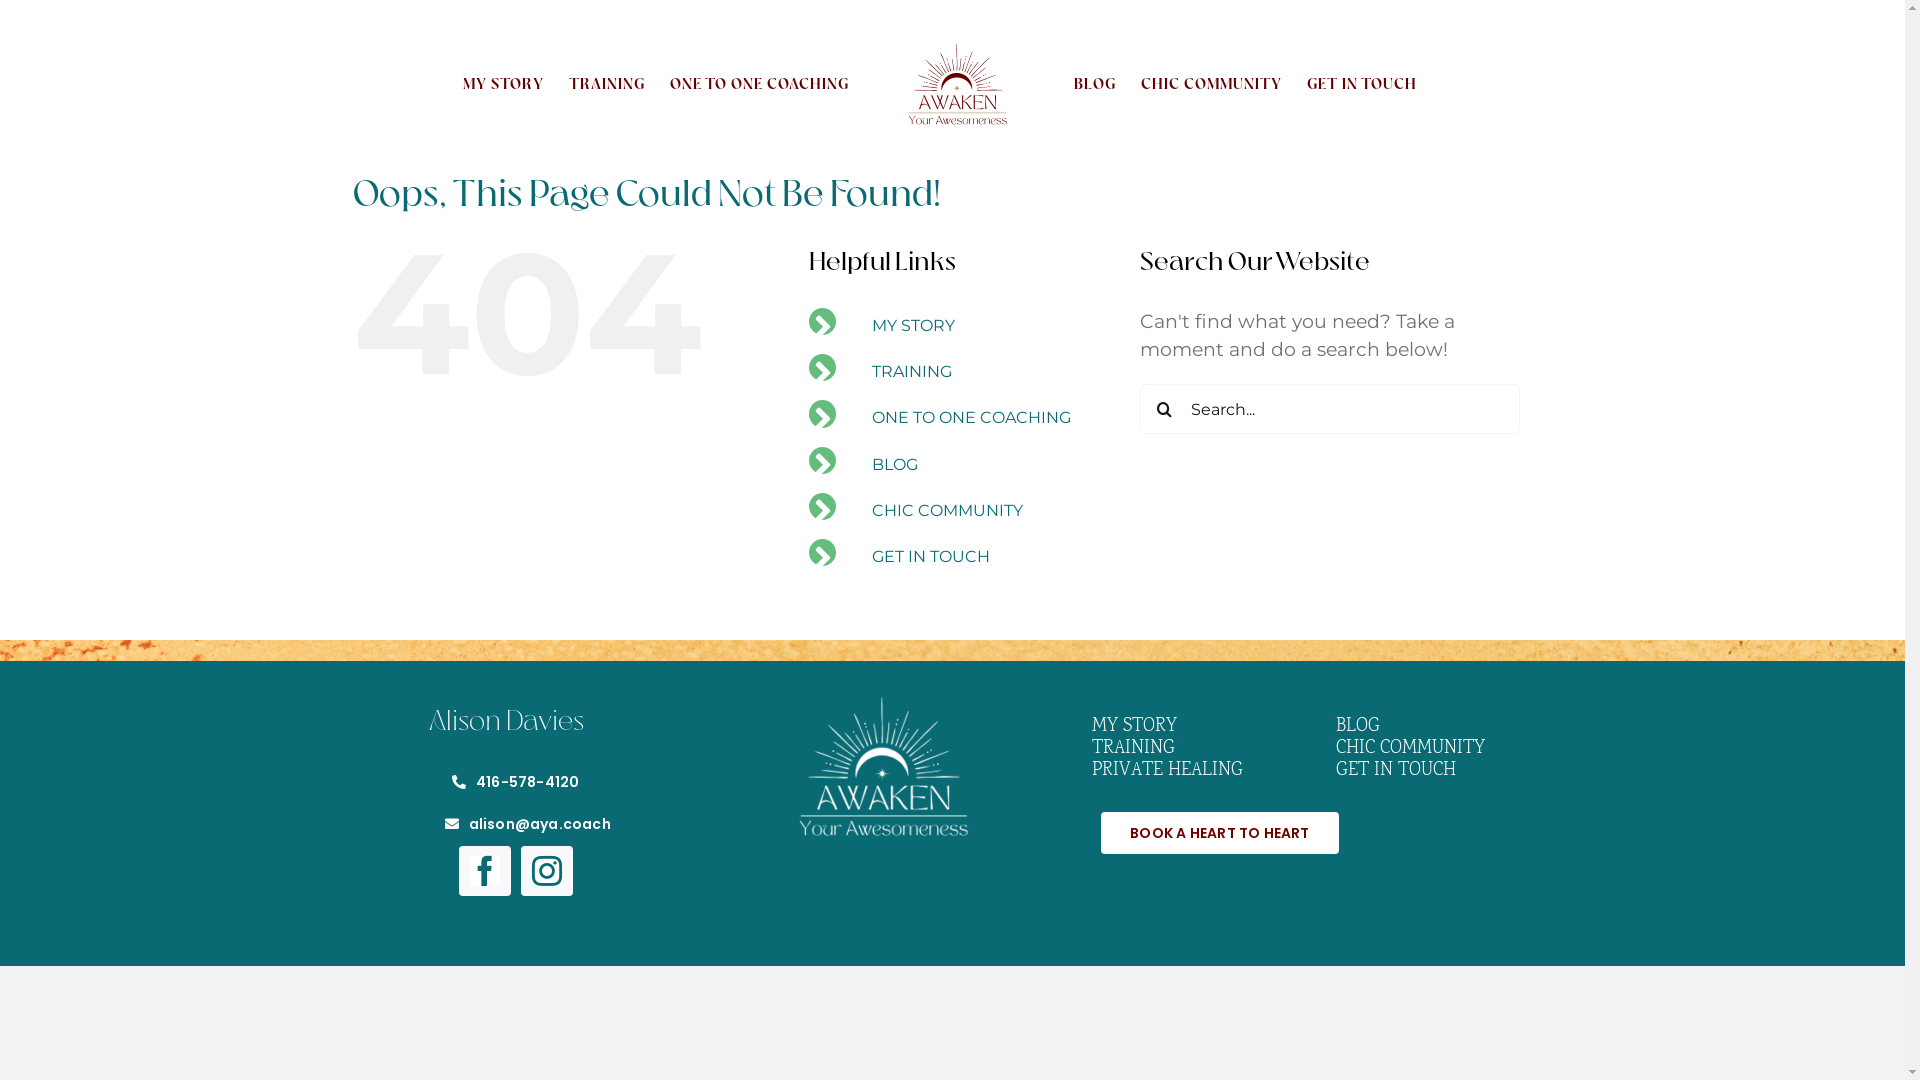  Describe the element at coordinates (893, 464) in the screenshot. I see `'BLOG'` at that location.